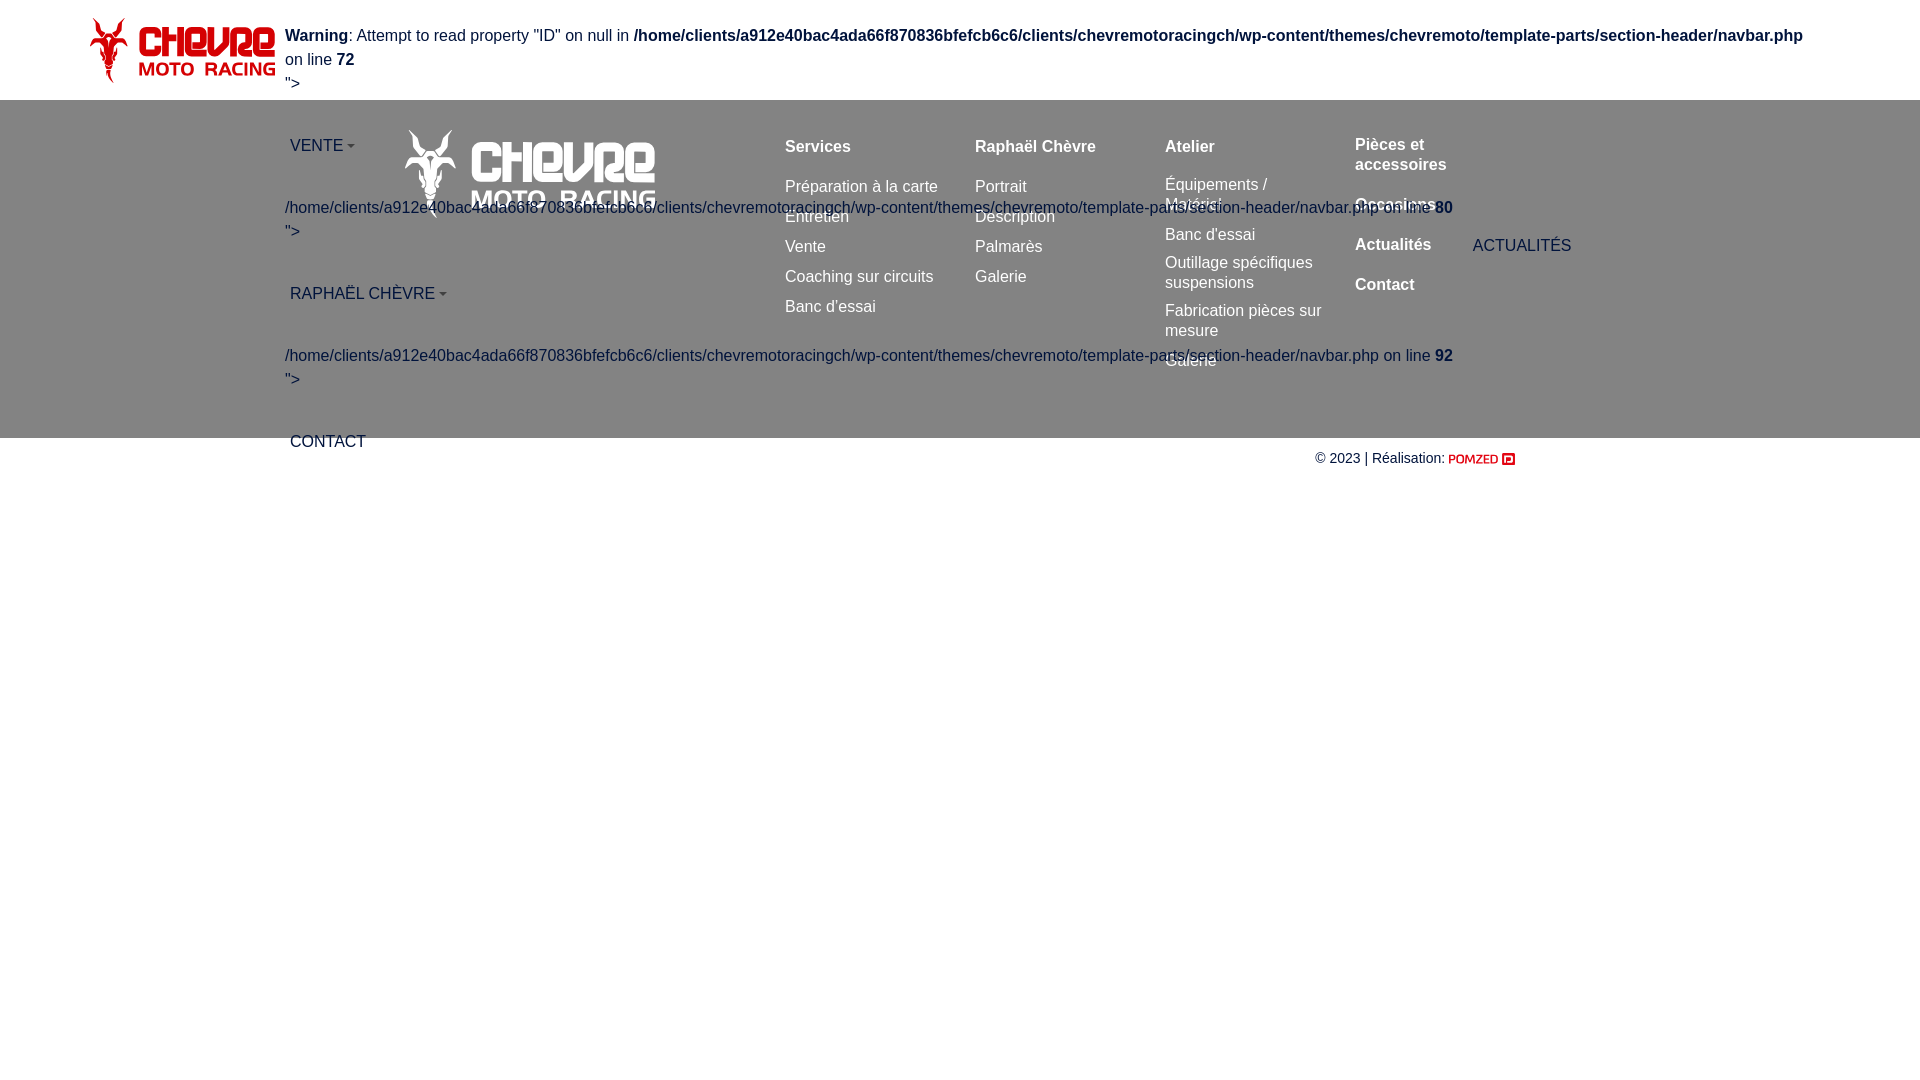 This screenshot has width=1920, height=1080. I want to click on 'Contact', so click(1384, 285).